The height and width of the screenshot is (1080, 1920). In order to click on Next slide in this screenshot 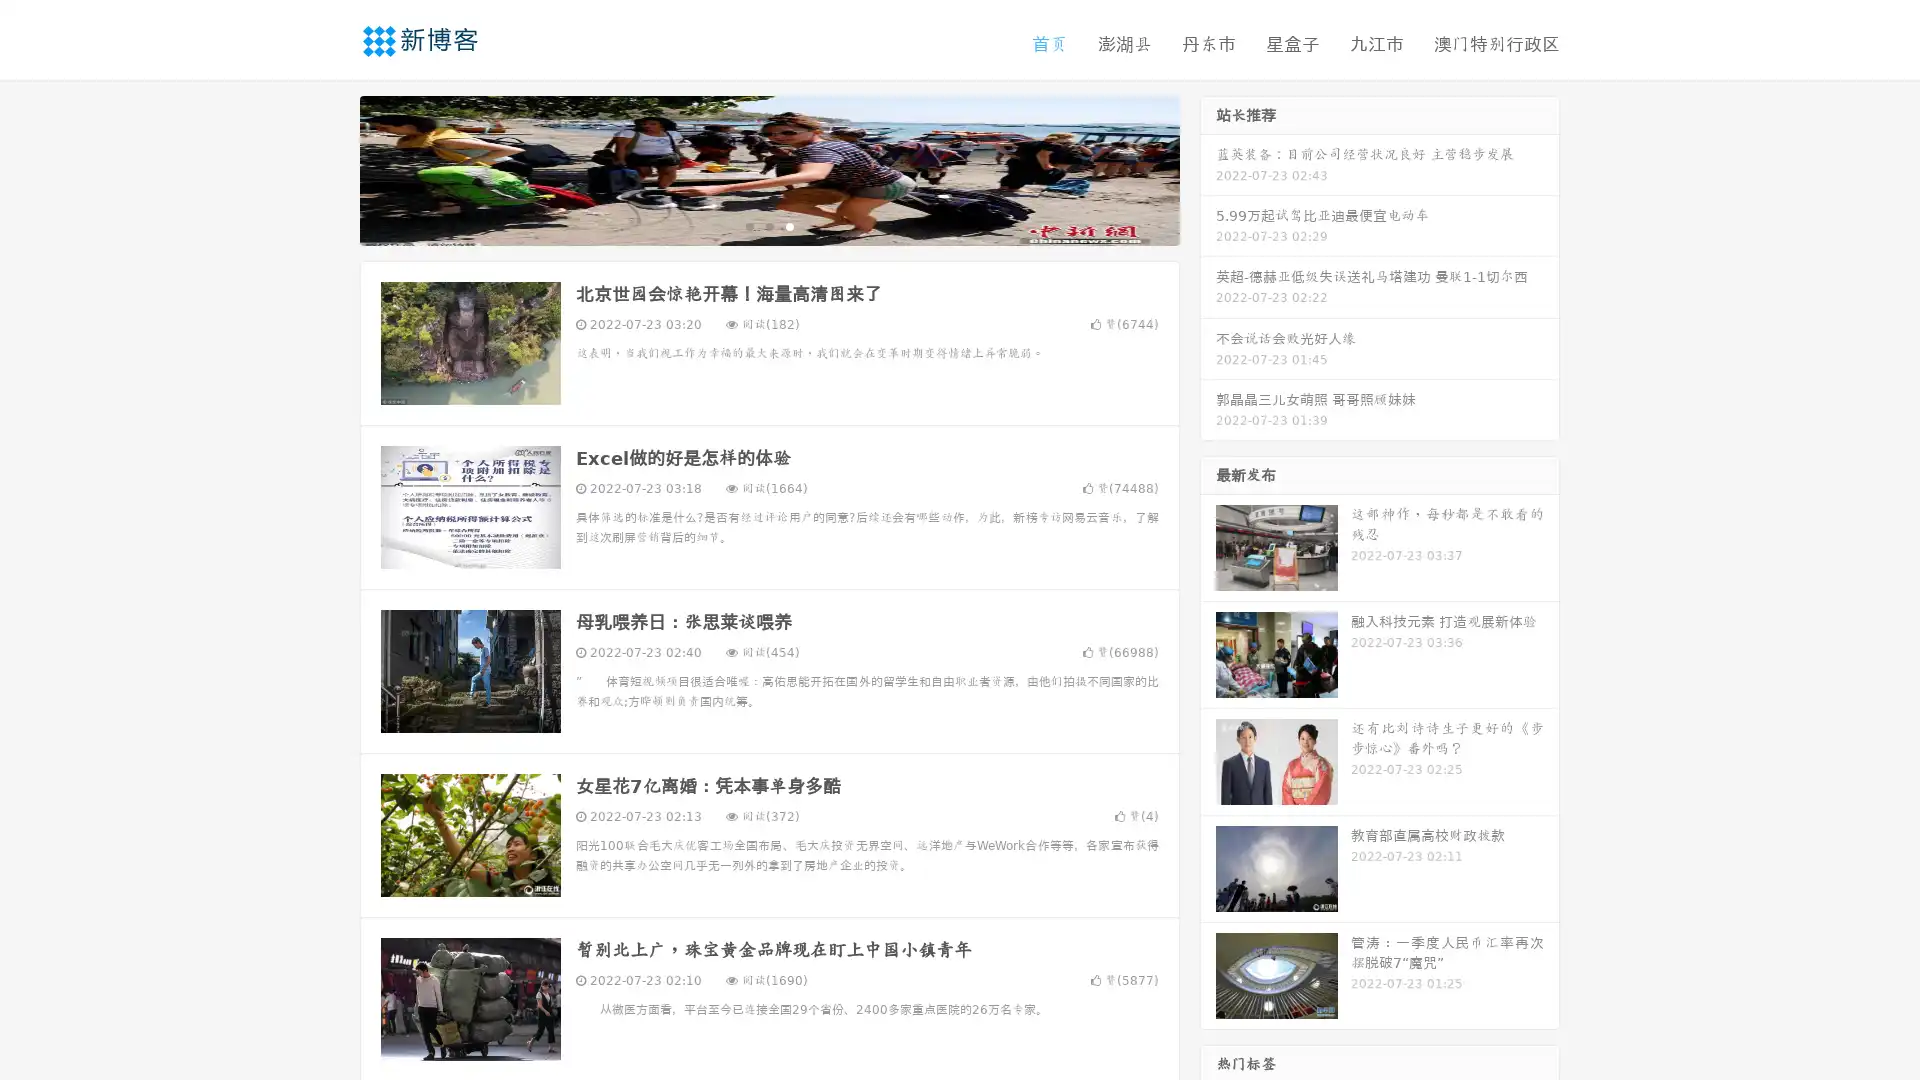, I will do `click(1208, 168)`.